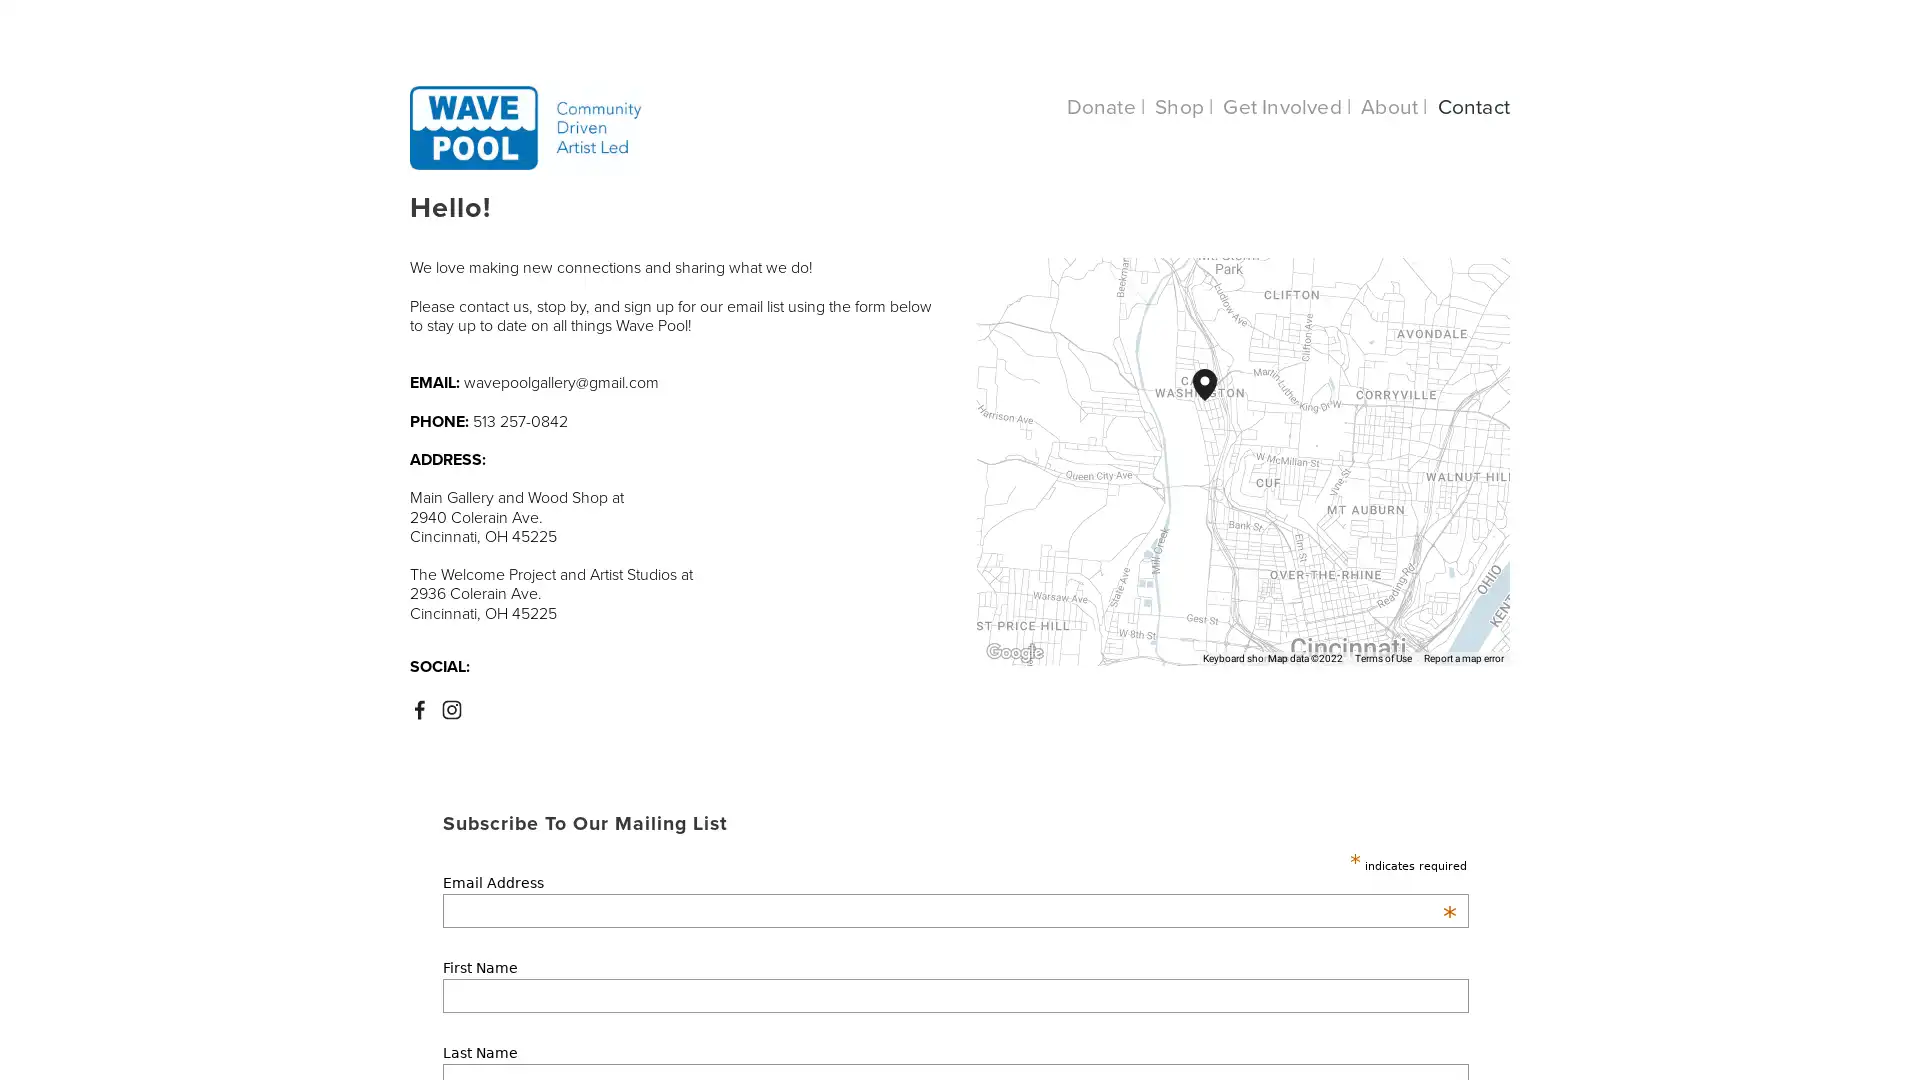 The image size is (1920, 1080). What do you see at coordinates (1212, 658) in the screenshot?
I see `Keyboard shortcuts` at bounding box center [1212, 658].